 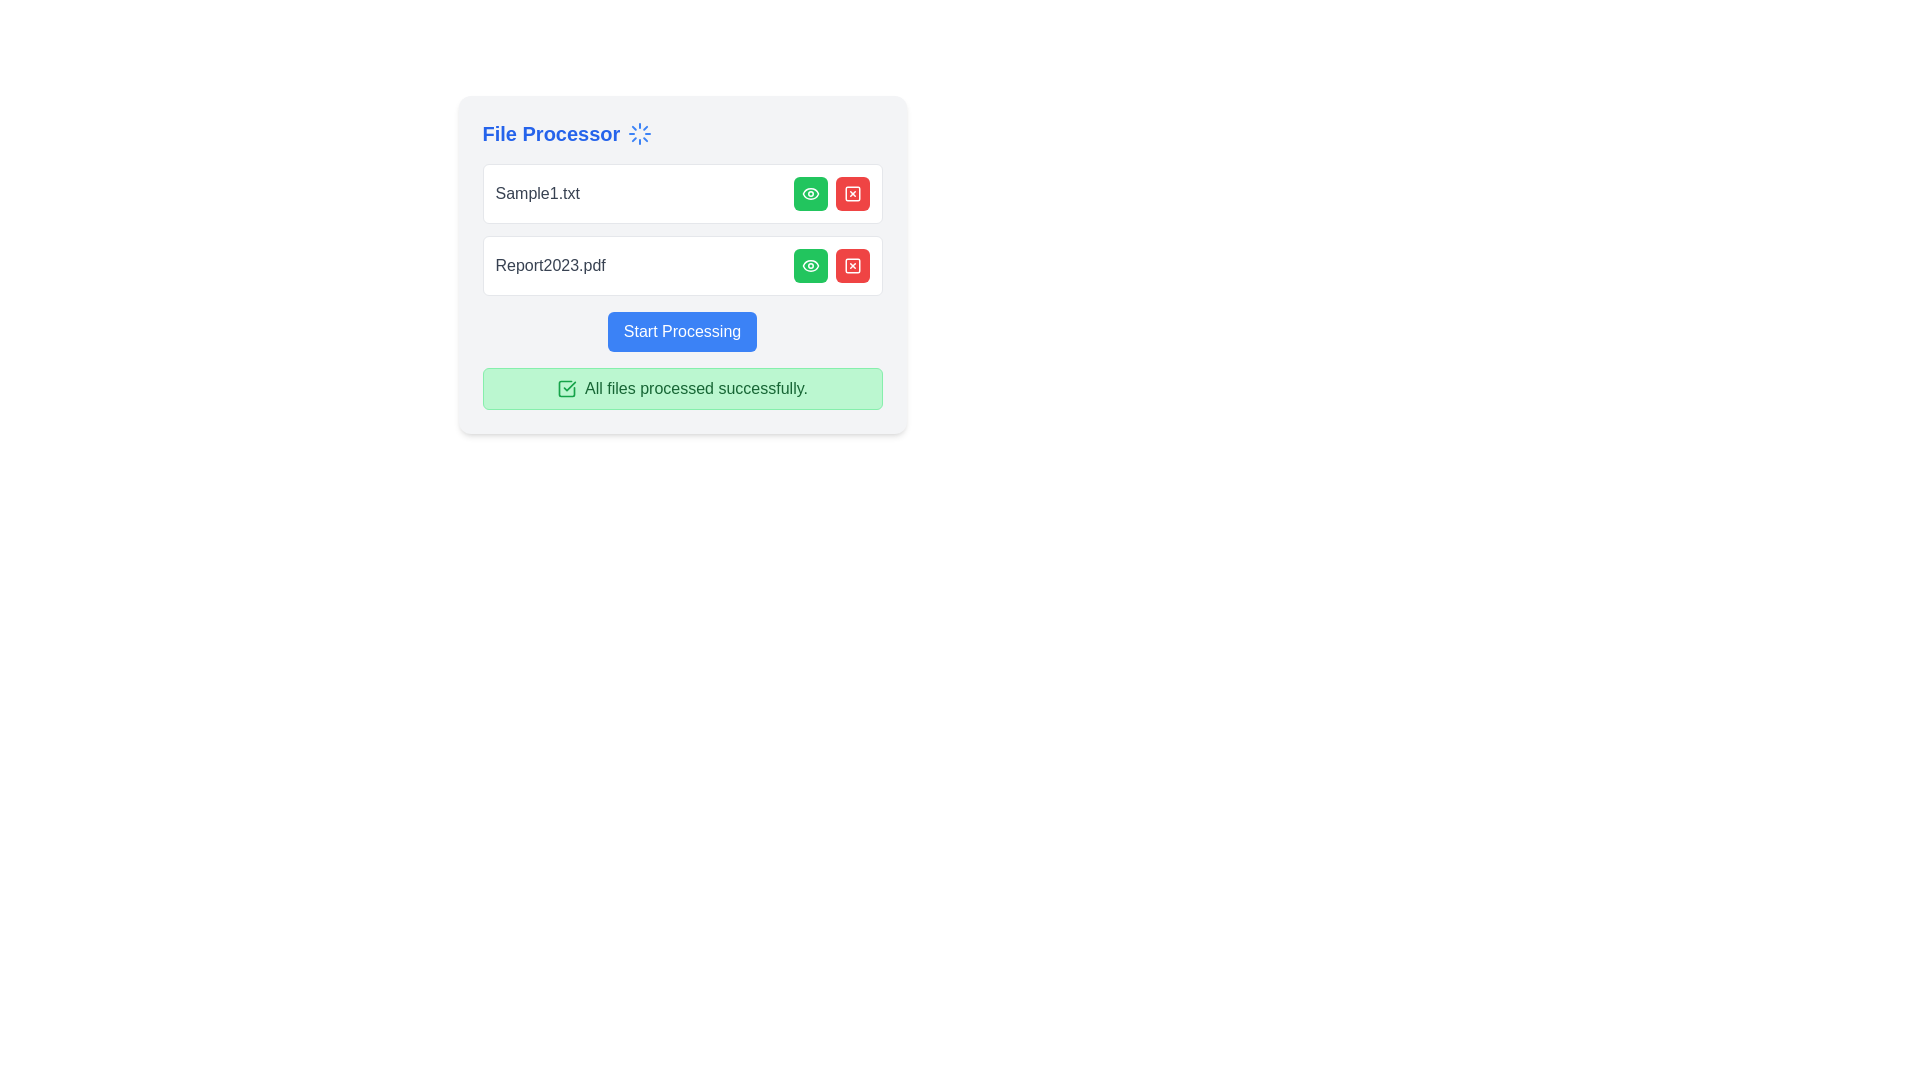 I want to click on the red square-shaped delete button with an 'X' icon located to the right of the green button in the row associated with 'Report2023.pdf', so click(x=852, y=265).